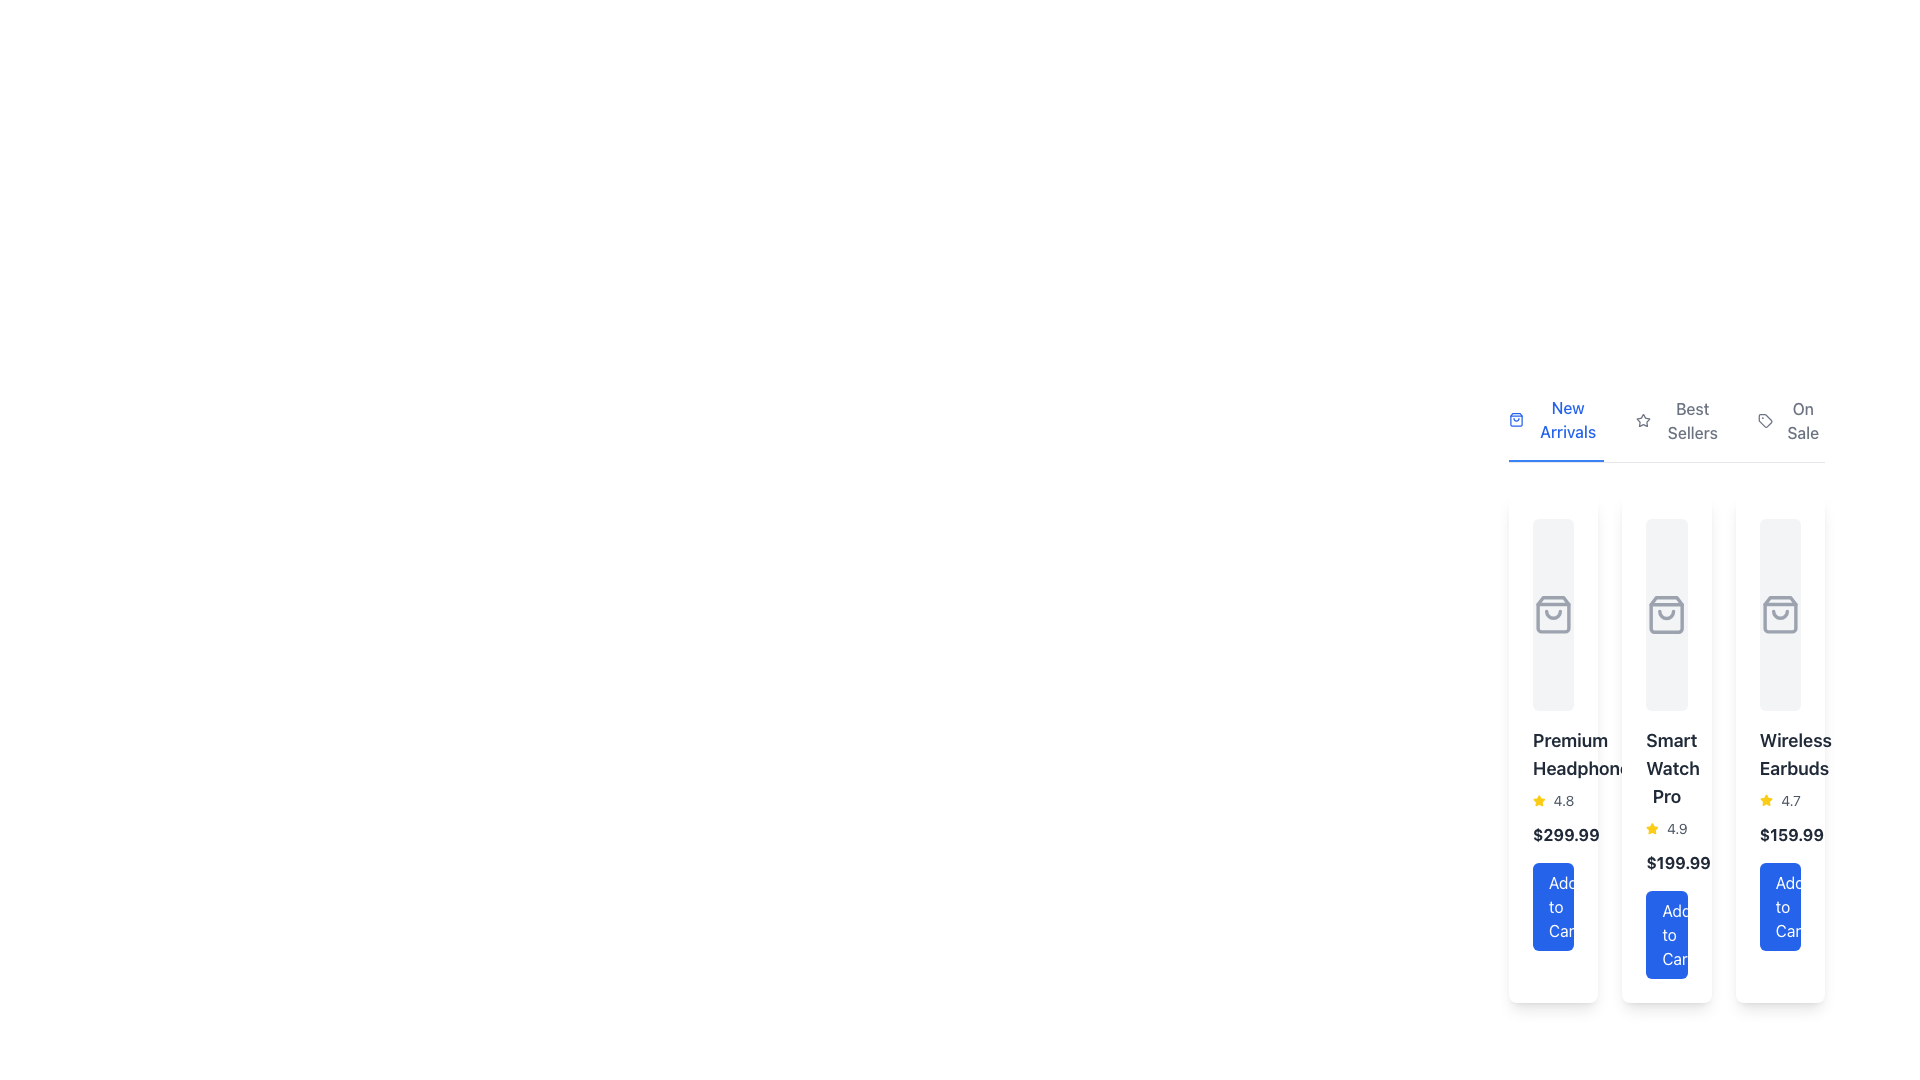 The image size is (1920, 1080). What do you see at coordinates (1791, 834) in the screenshot?
I see `the price displayed in the text label located within the product card for 'Wireless Earbuds', positioned under the product title and rating, just above the 'Add to Cart' button` at bounding box center [1791, 834].